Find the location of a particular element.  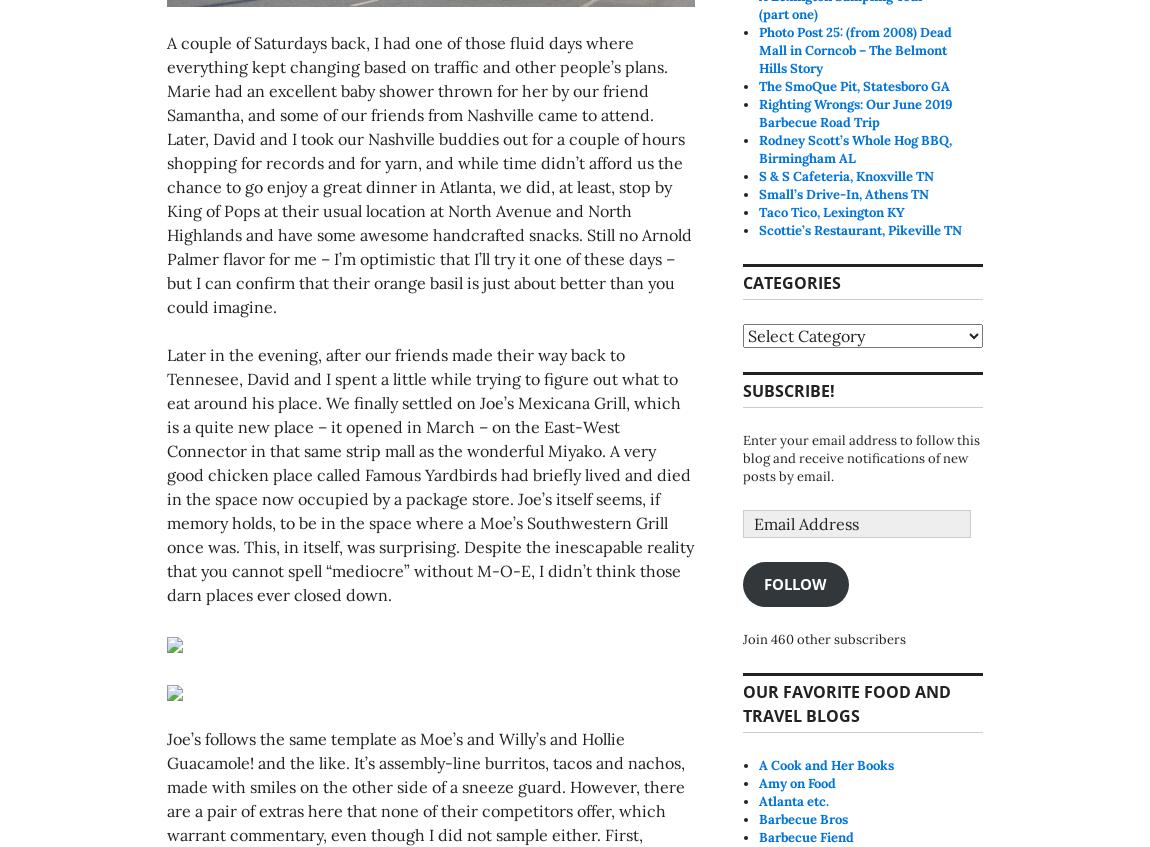

'Righting Wrongs: Our June 2019 Barbecue Road Trip' is located at coordinates (854, 112).